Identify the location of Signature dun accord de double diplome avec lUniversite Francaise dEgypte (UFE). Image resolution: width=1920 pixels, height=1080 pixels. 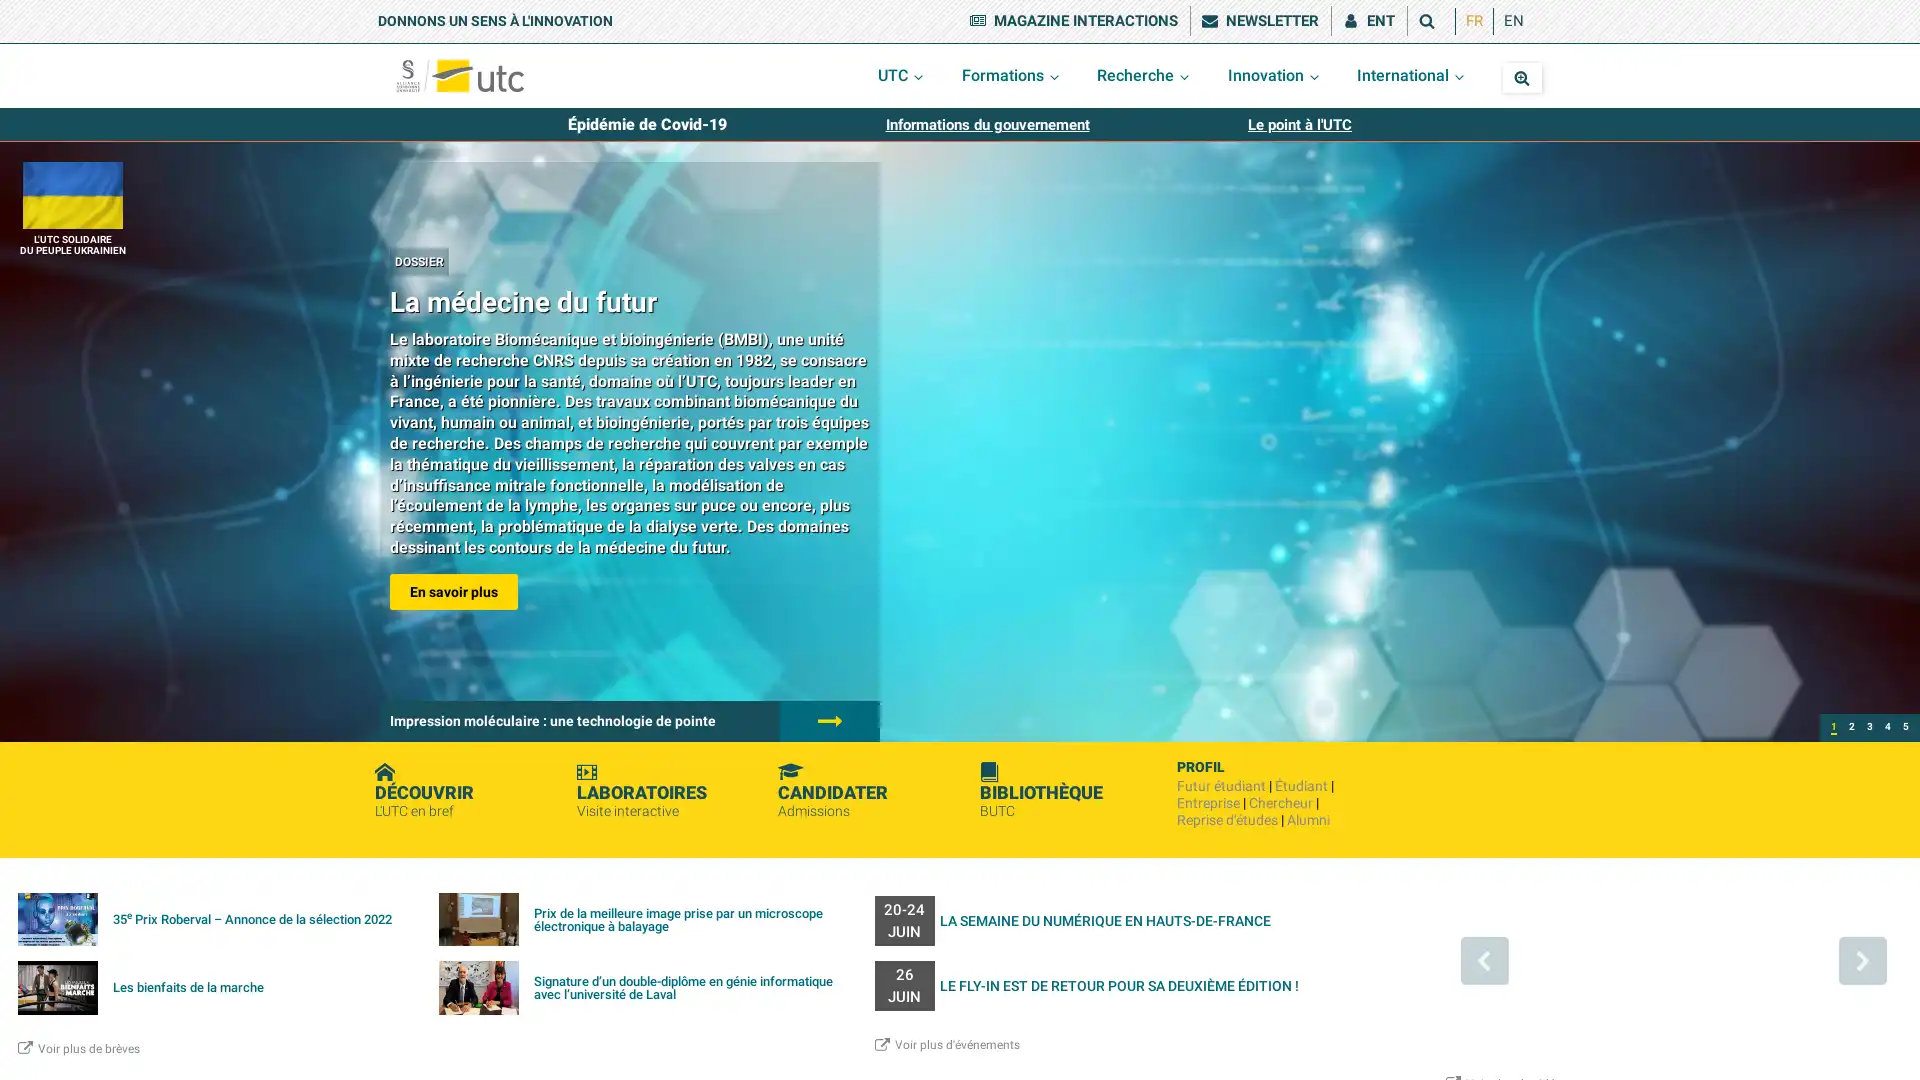
(1904, 728).